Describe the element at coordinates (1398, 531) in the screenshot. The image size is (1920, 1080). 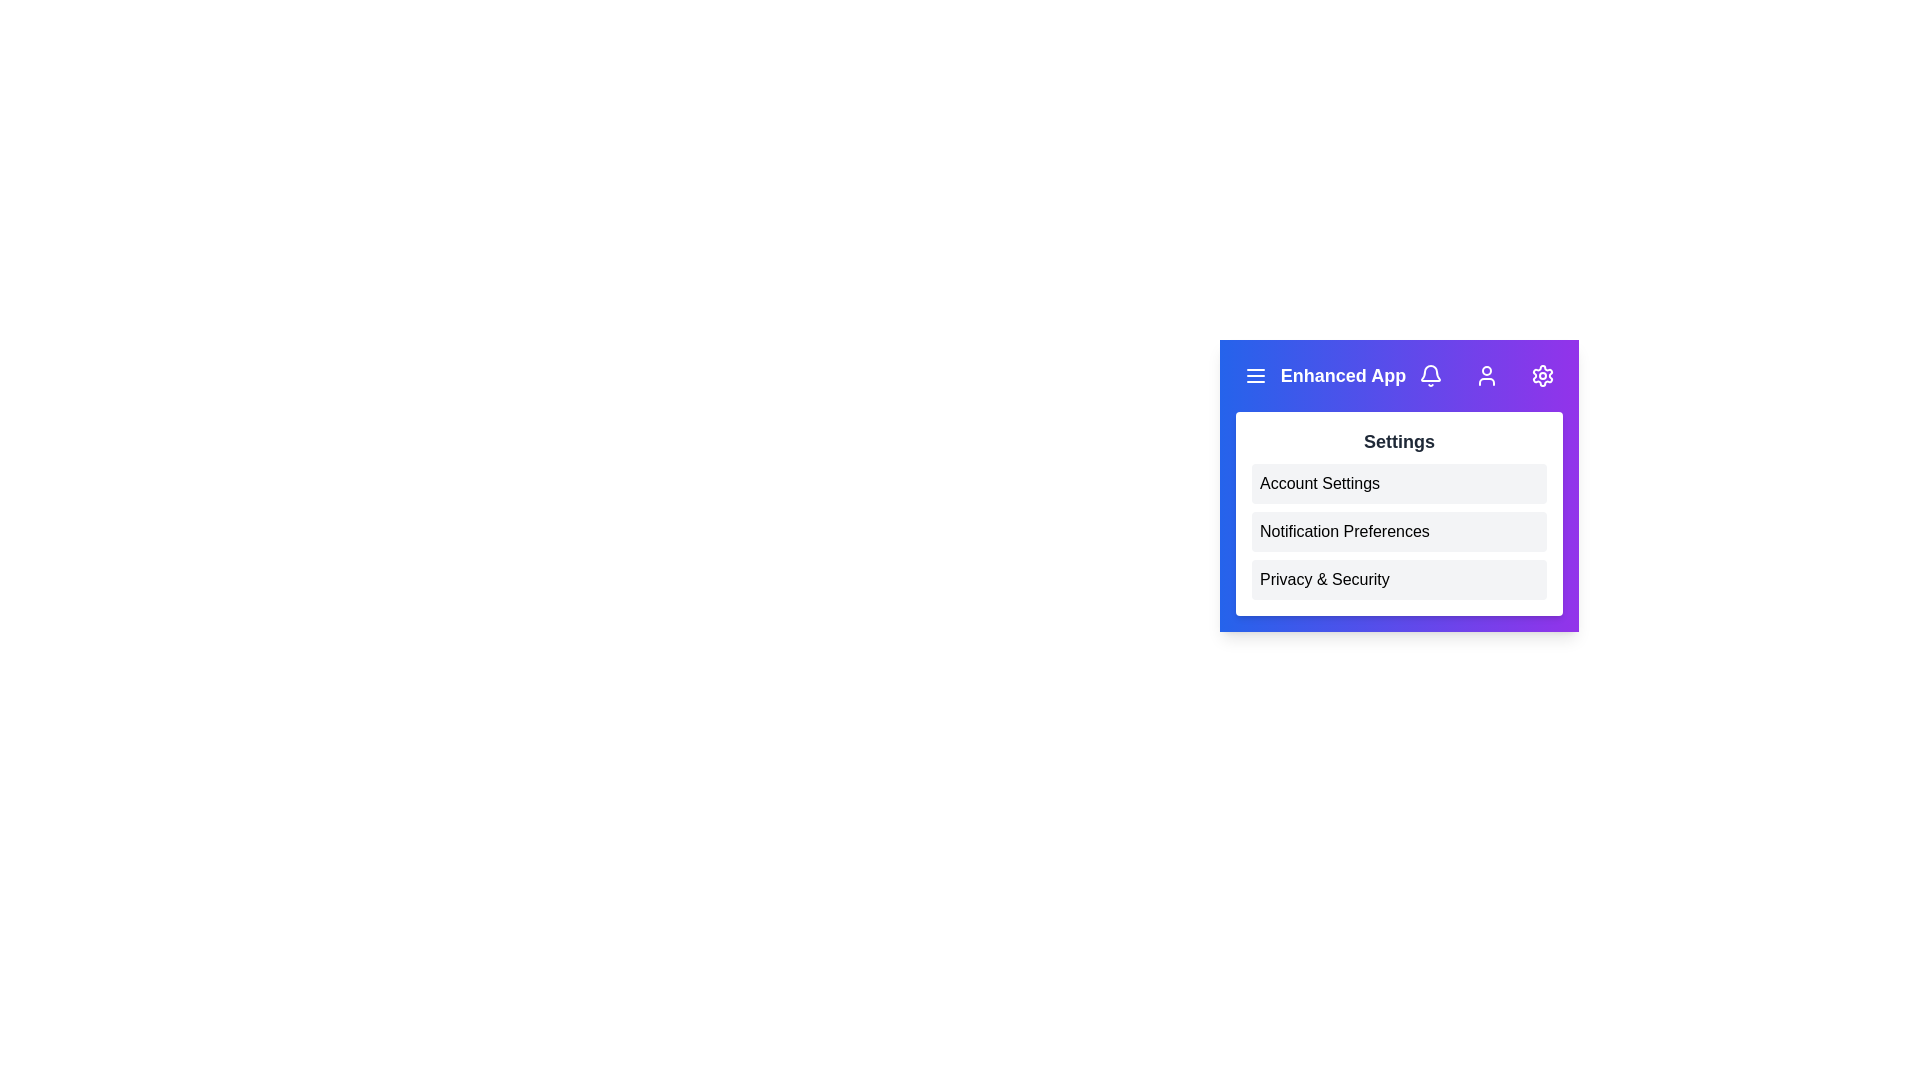
I see `the Notification Preferences button in the settings menu` at that location.